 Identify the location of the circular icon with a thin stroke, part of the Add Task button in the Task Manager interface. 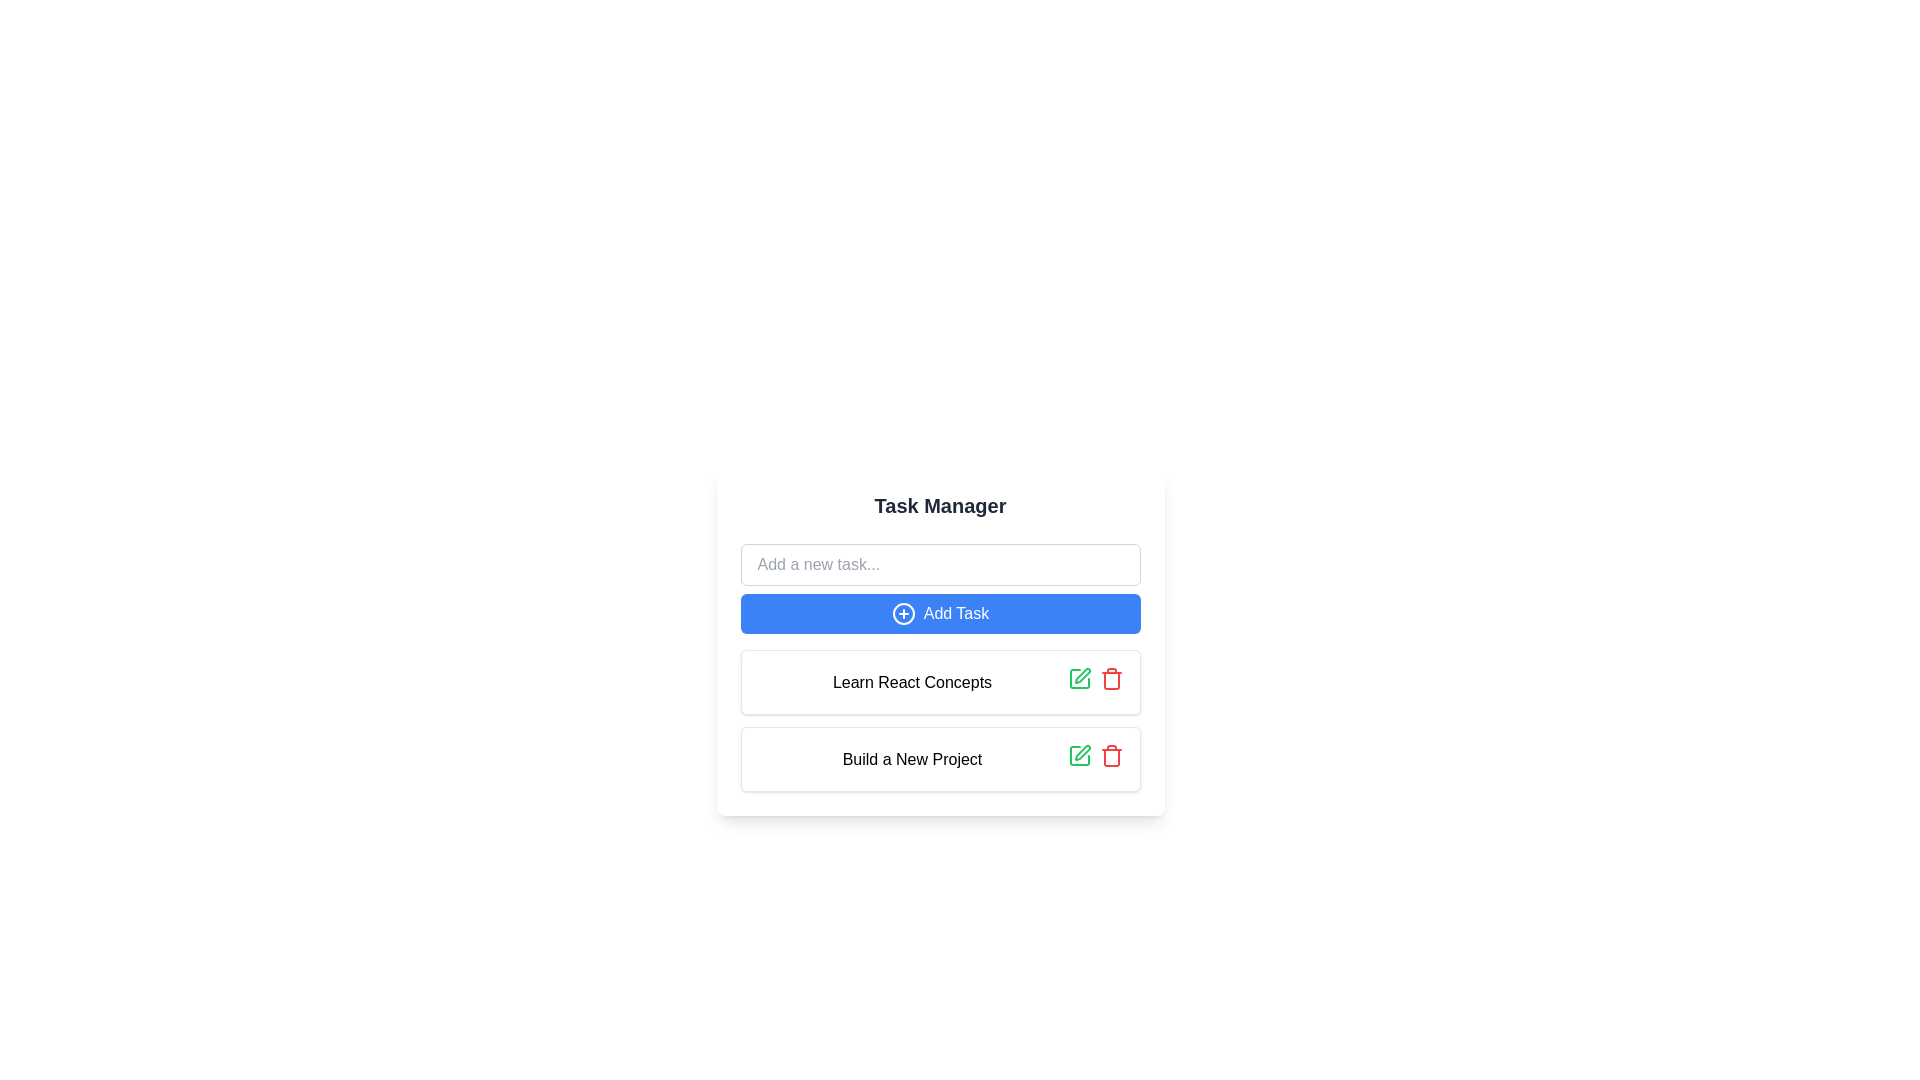
(902, 612).